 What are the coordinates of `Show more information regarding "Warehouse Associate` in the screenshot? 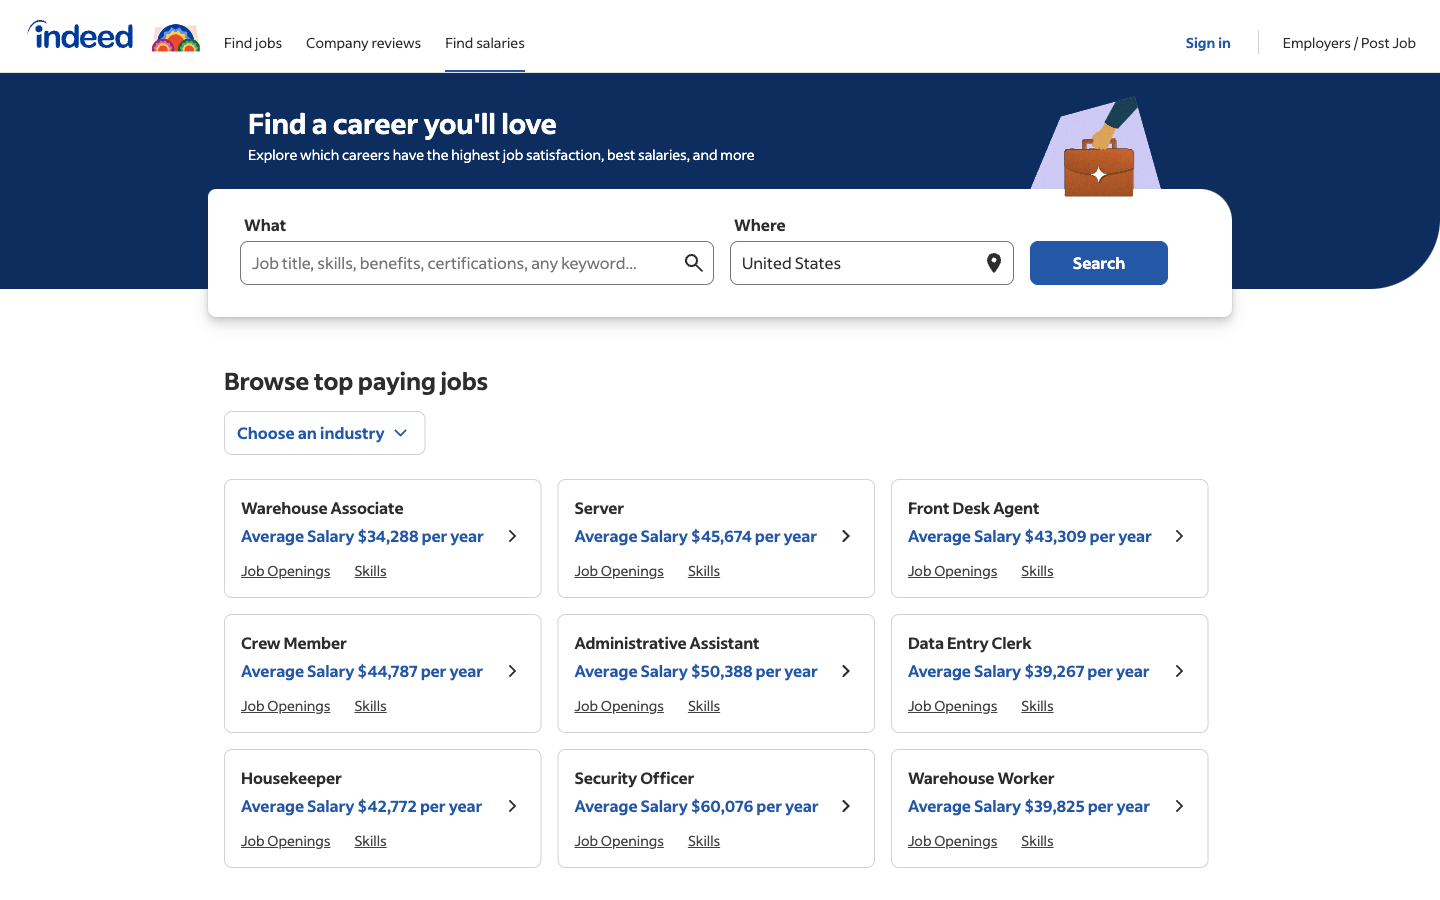 It's located at (511, 537).